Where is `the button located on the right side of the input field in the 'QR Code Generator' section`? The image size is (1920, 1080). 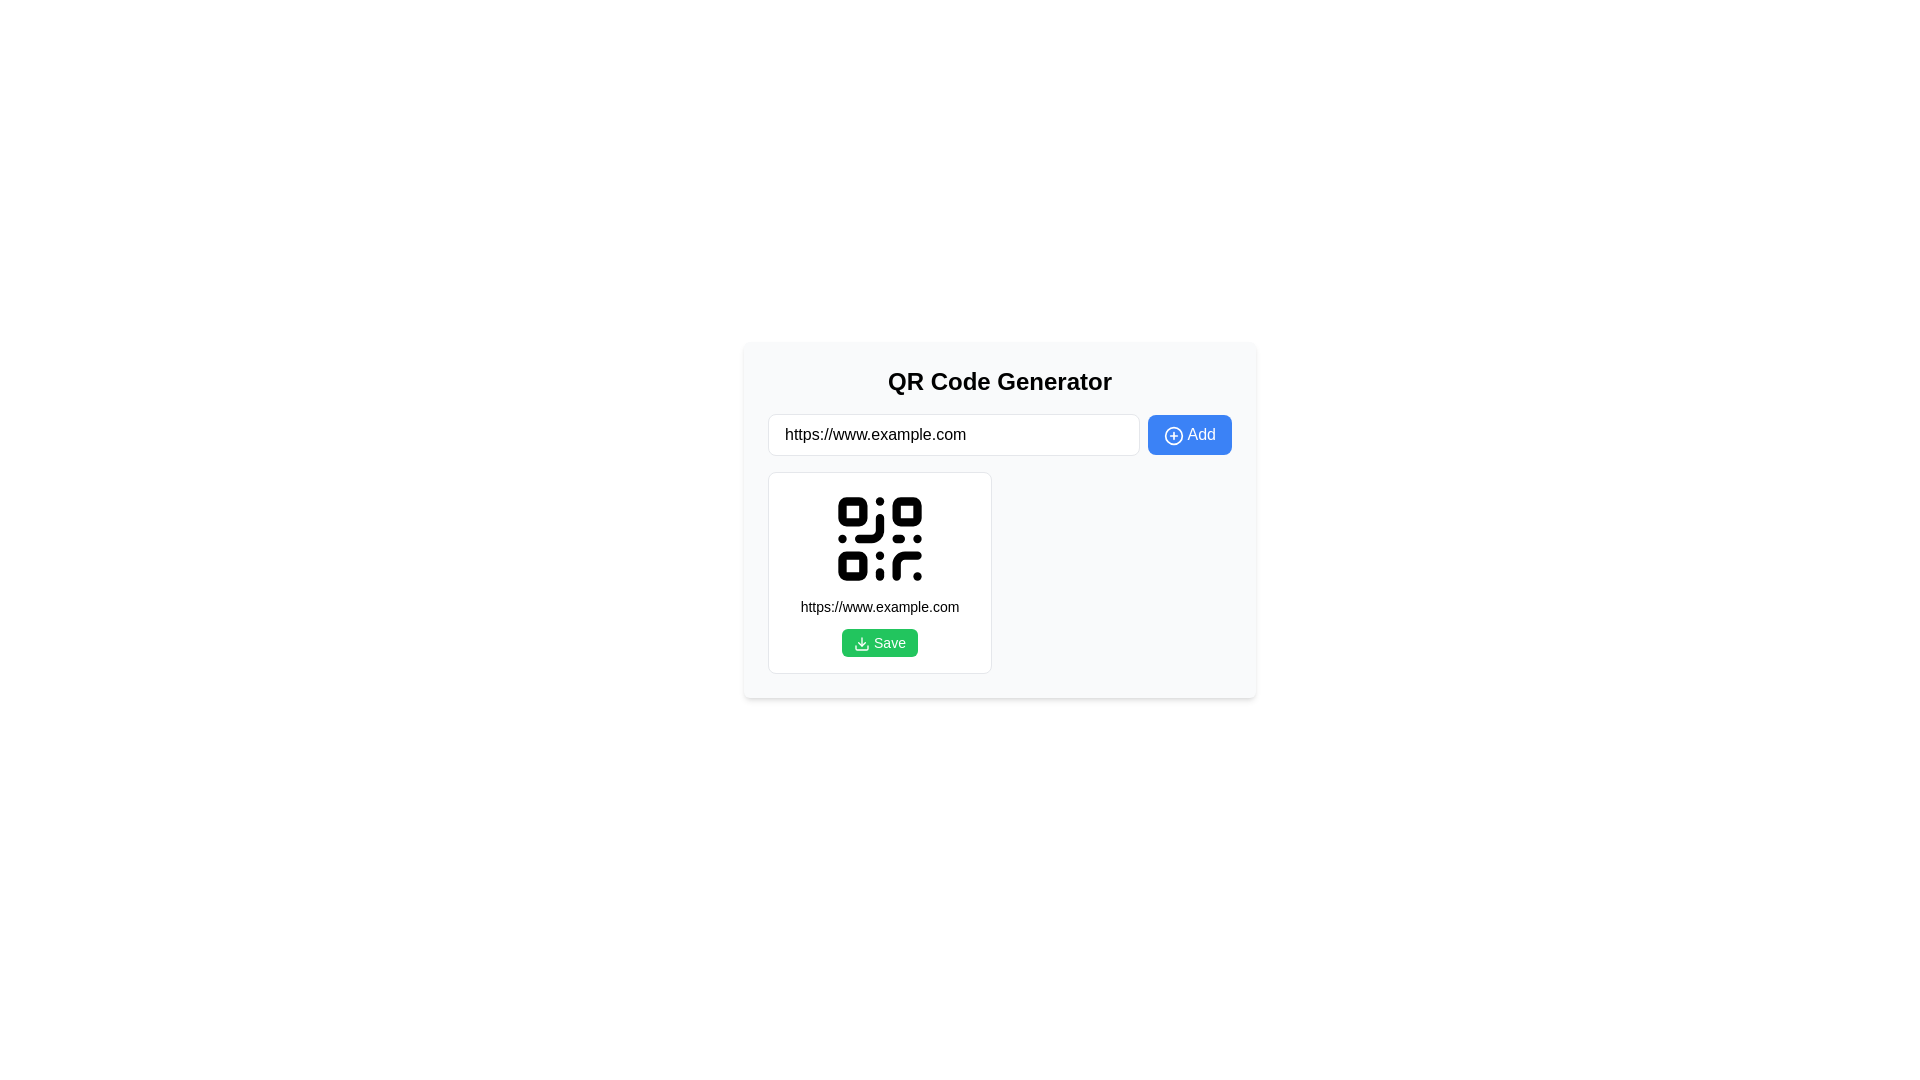 the button located on the right side of the input field in the 'QR Code Generator' section is located at coordinates (1189, 434).